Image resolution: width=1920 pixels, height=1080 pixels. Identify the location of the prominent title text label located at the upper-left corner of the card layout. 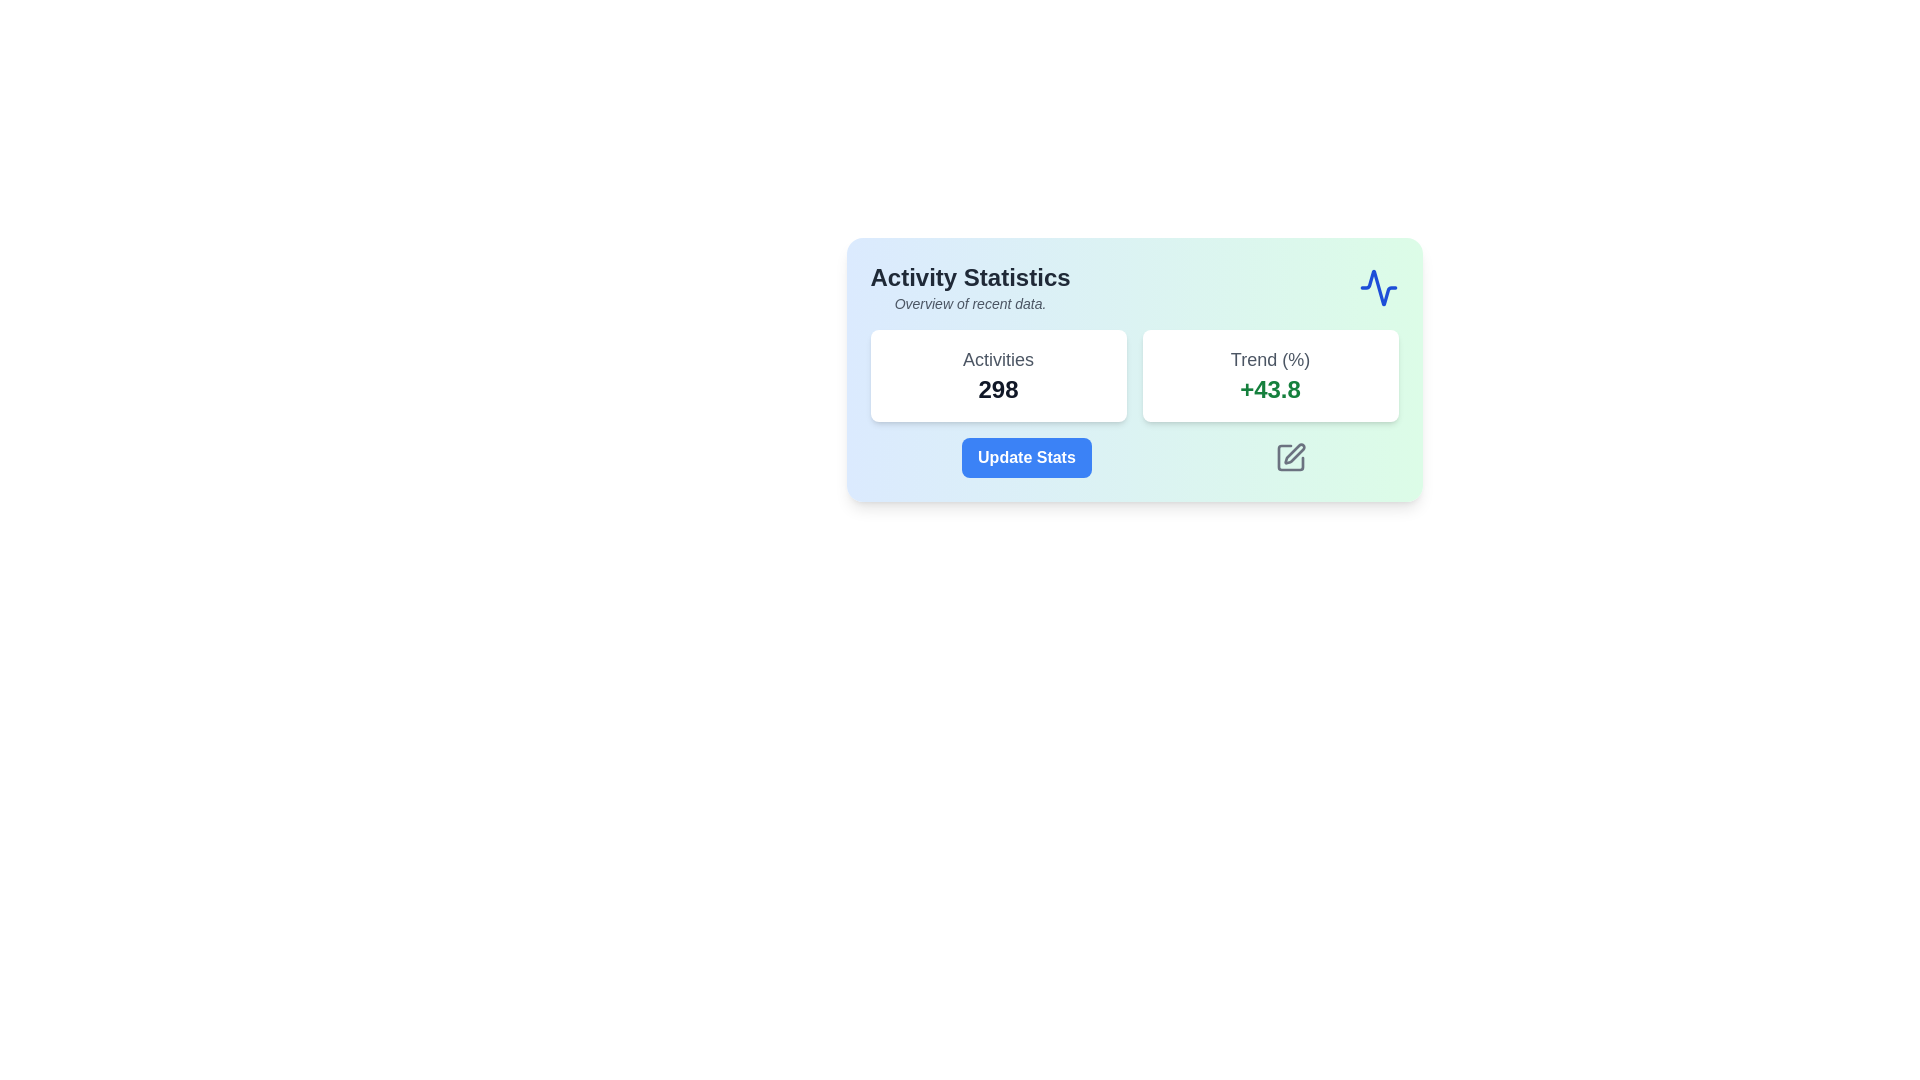
(970, 277).